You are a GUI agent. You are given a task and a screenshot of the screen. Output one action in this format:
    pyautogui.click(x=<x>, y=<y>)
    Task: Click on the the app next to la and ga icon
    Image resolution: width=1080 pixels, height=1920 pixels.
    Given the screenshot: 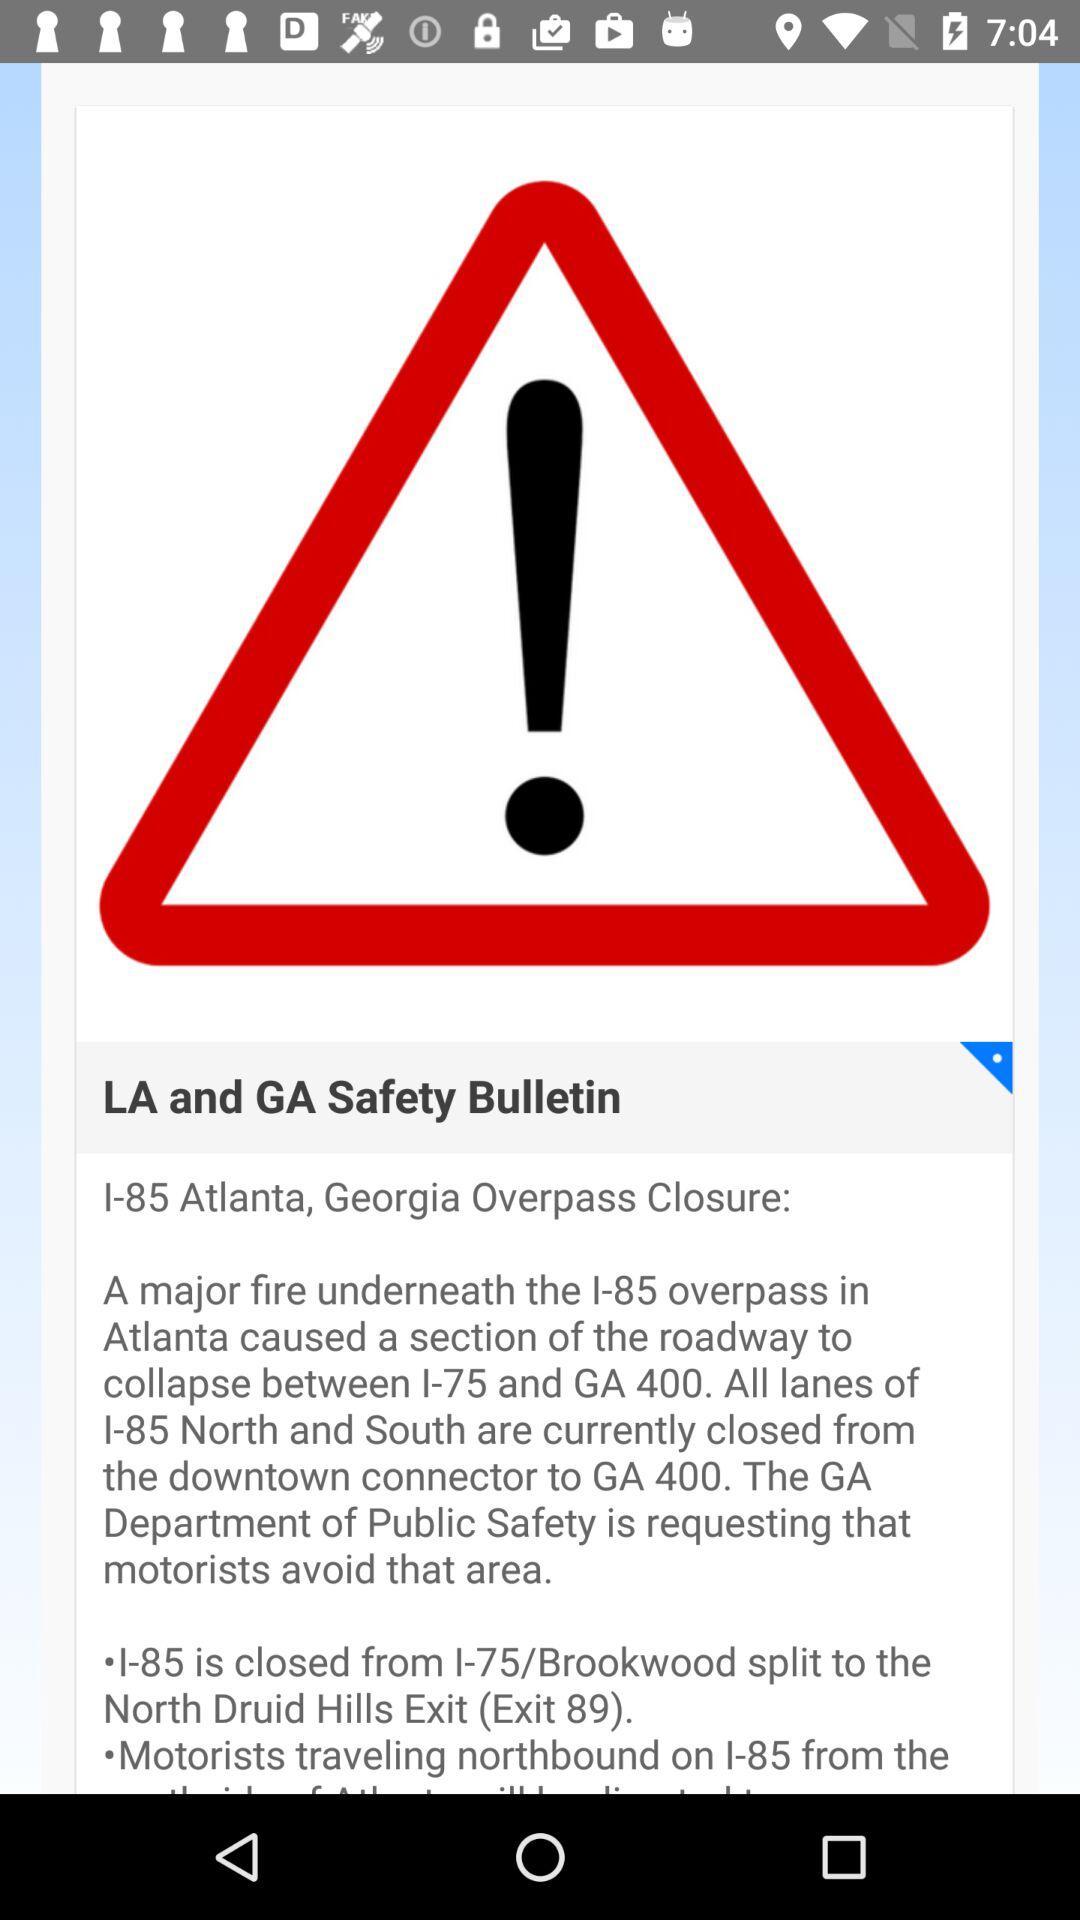 What is the action you would take?
    pyautogui.click(x=985, y=1066)
    